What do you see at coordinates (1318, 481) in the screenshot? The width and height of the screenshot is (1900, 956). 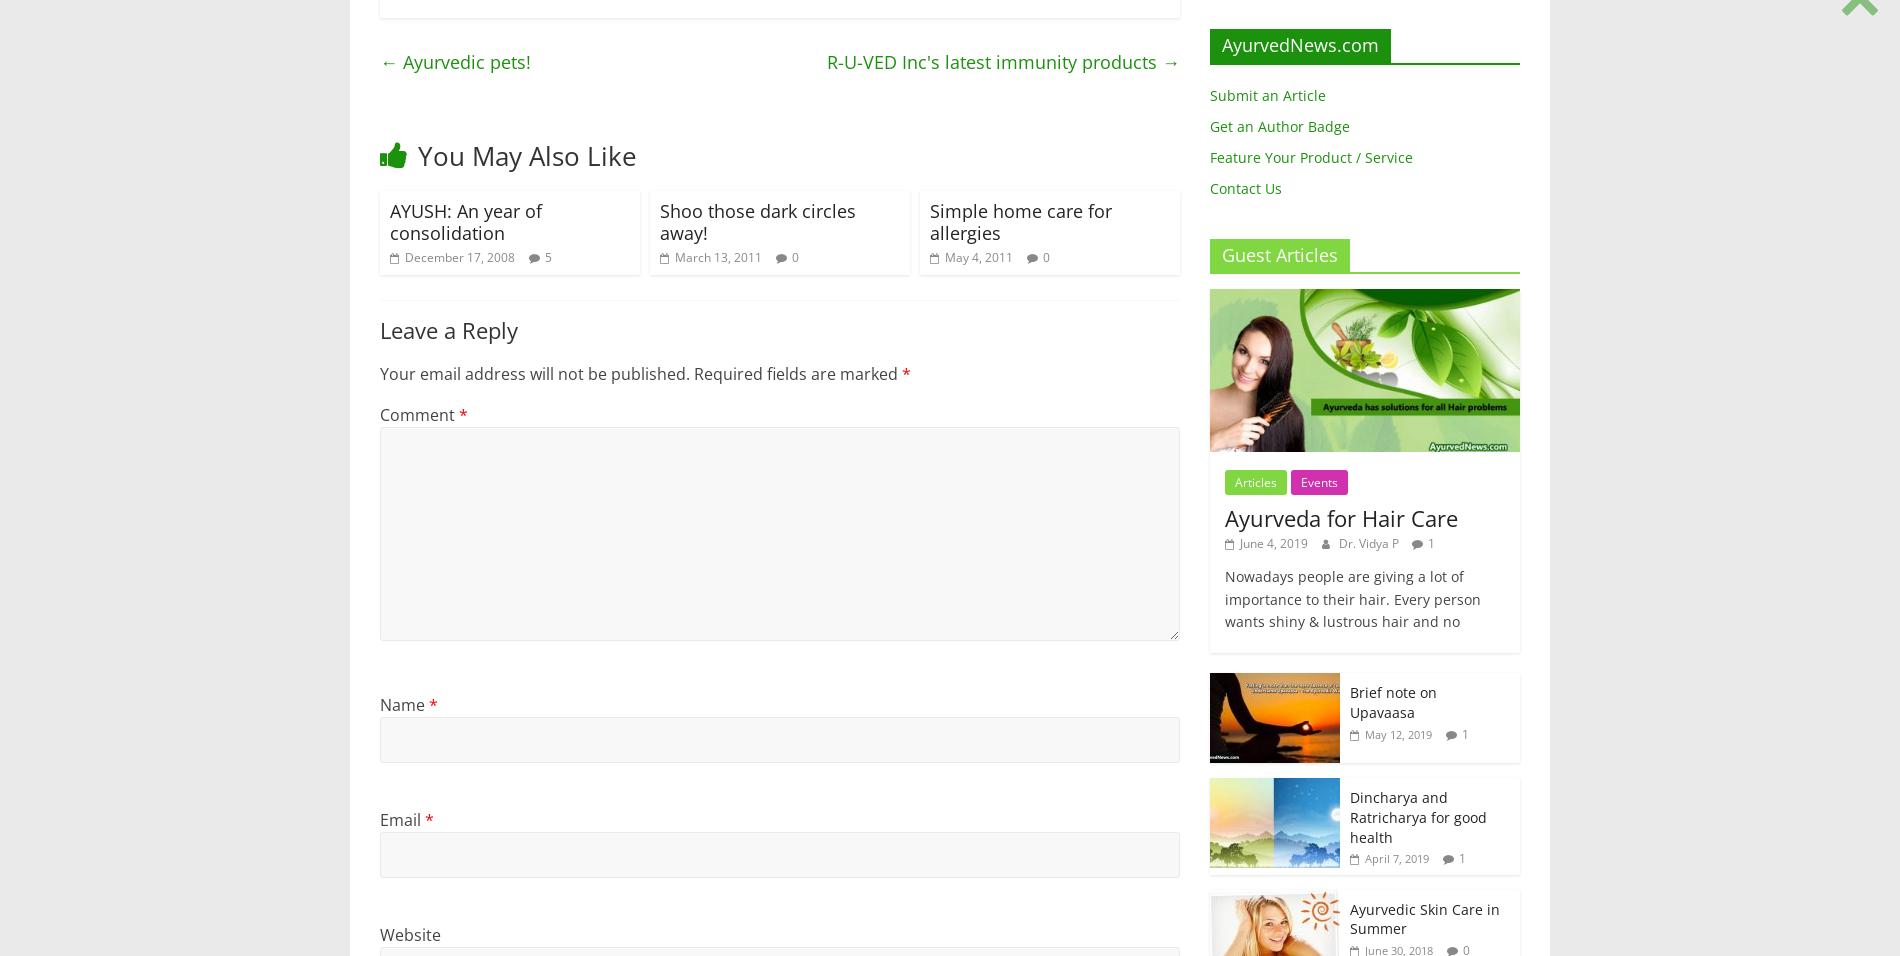 I see `'Events'` at bounding box center [1318, 481].